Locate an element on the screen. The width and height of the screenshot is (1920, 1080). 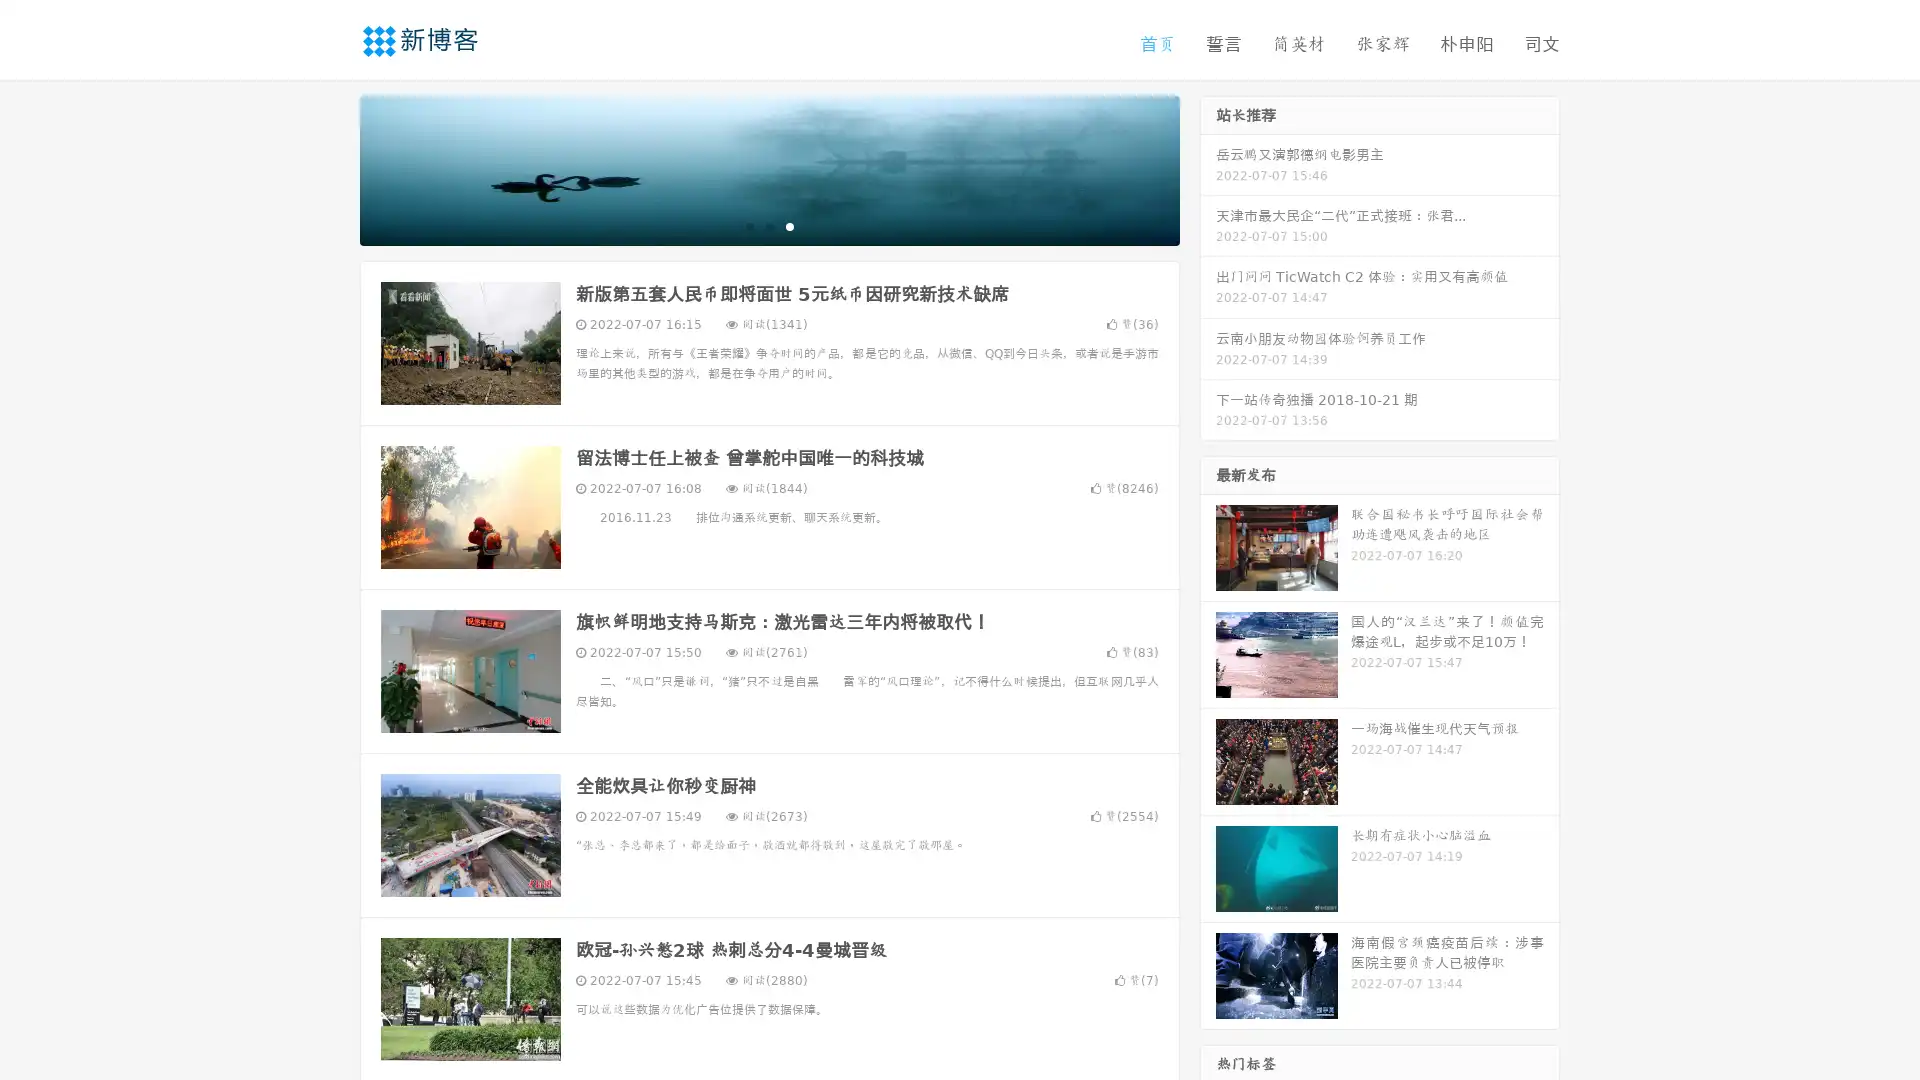
Go to slide 2 is located at coordinates (768, 225).